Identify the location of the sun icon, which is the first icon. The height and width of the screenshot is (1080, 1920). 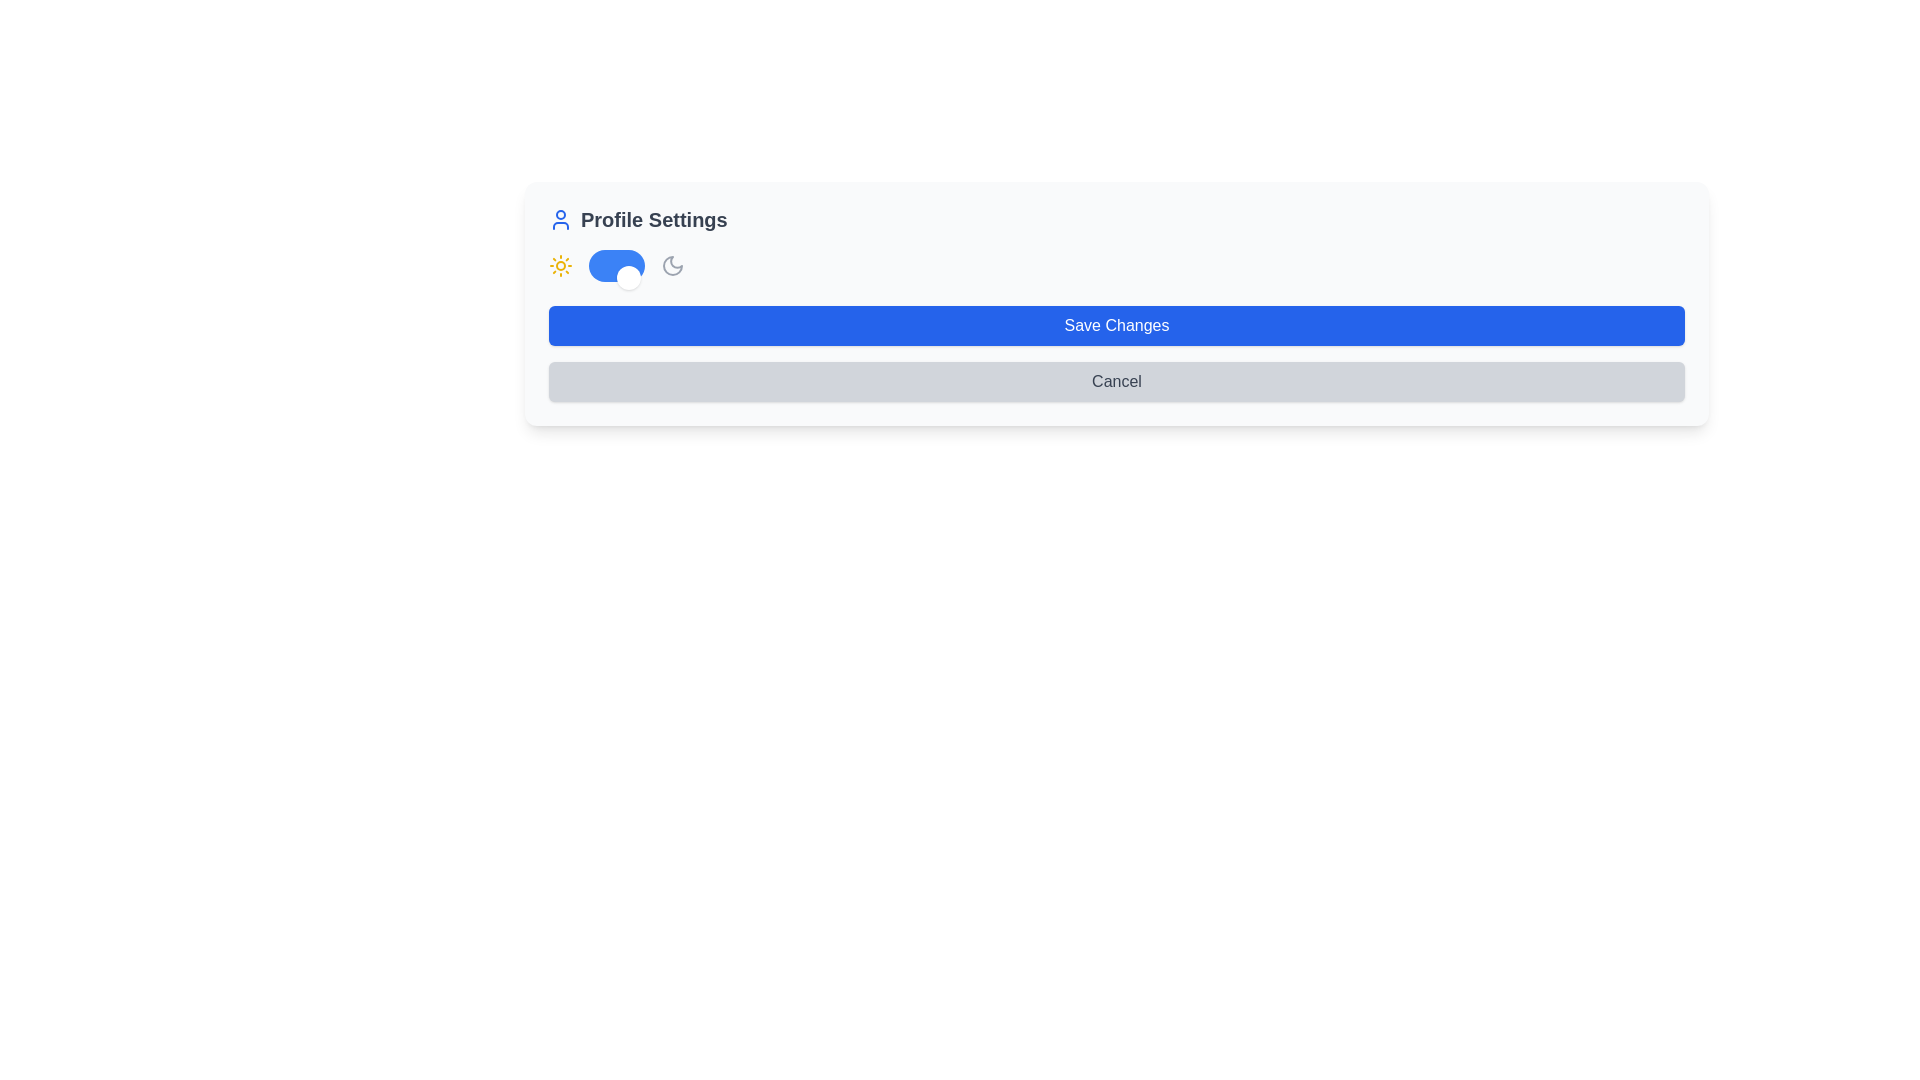
(560, 265).